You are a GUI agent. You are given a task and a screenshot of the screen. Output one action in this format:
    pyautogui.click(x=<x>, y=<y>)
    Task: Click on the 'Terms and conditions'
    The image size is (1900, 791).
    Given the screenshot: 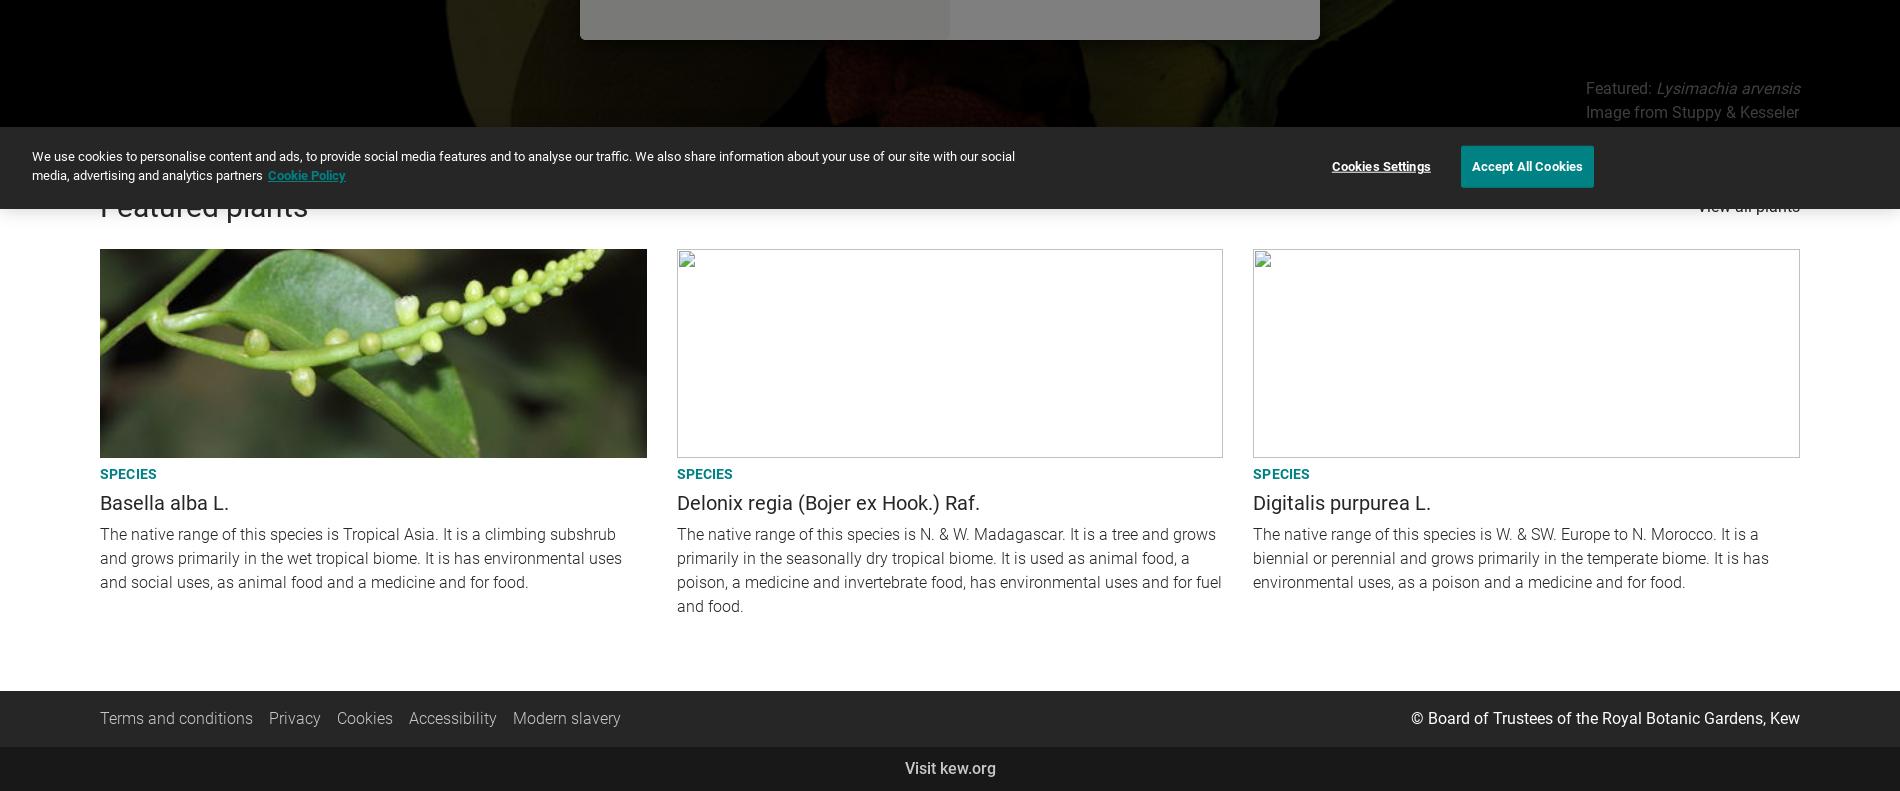 What is the action you would take?
    pyautogui.click(x=176, y=716)
    